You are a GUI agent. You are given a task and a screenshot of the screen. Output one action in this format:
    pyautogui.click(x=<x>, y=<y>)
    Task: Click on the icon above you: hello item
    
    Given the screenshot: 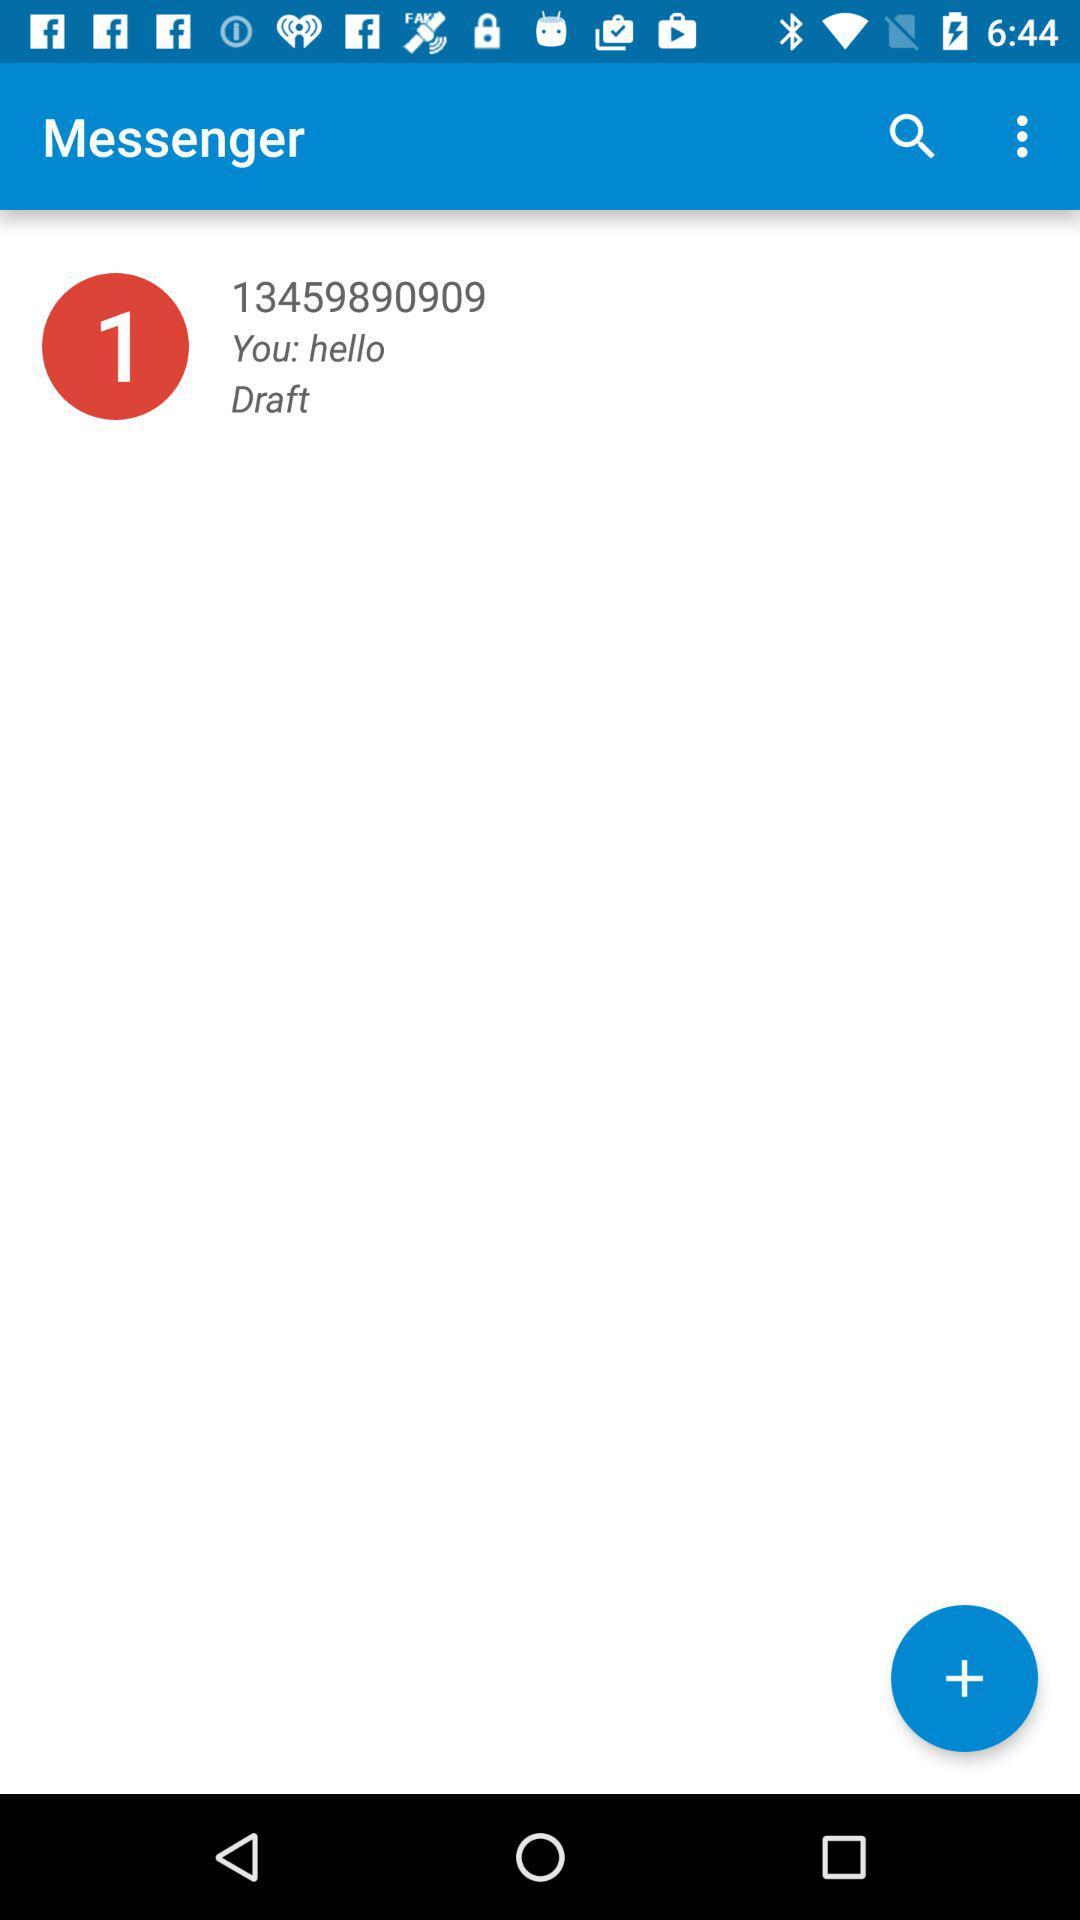 What is the action you would take?
    pyautogui.click(x=1027, y=135)
    